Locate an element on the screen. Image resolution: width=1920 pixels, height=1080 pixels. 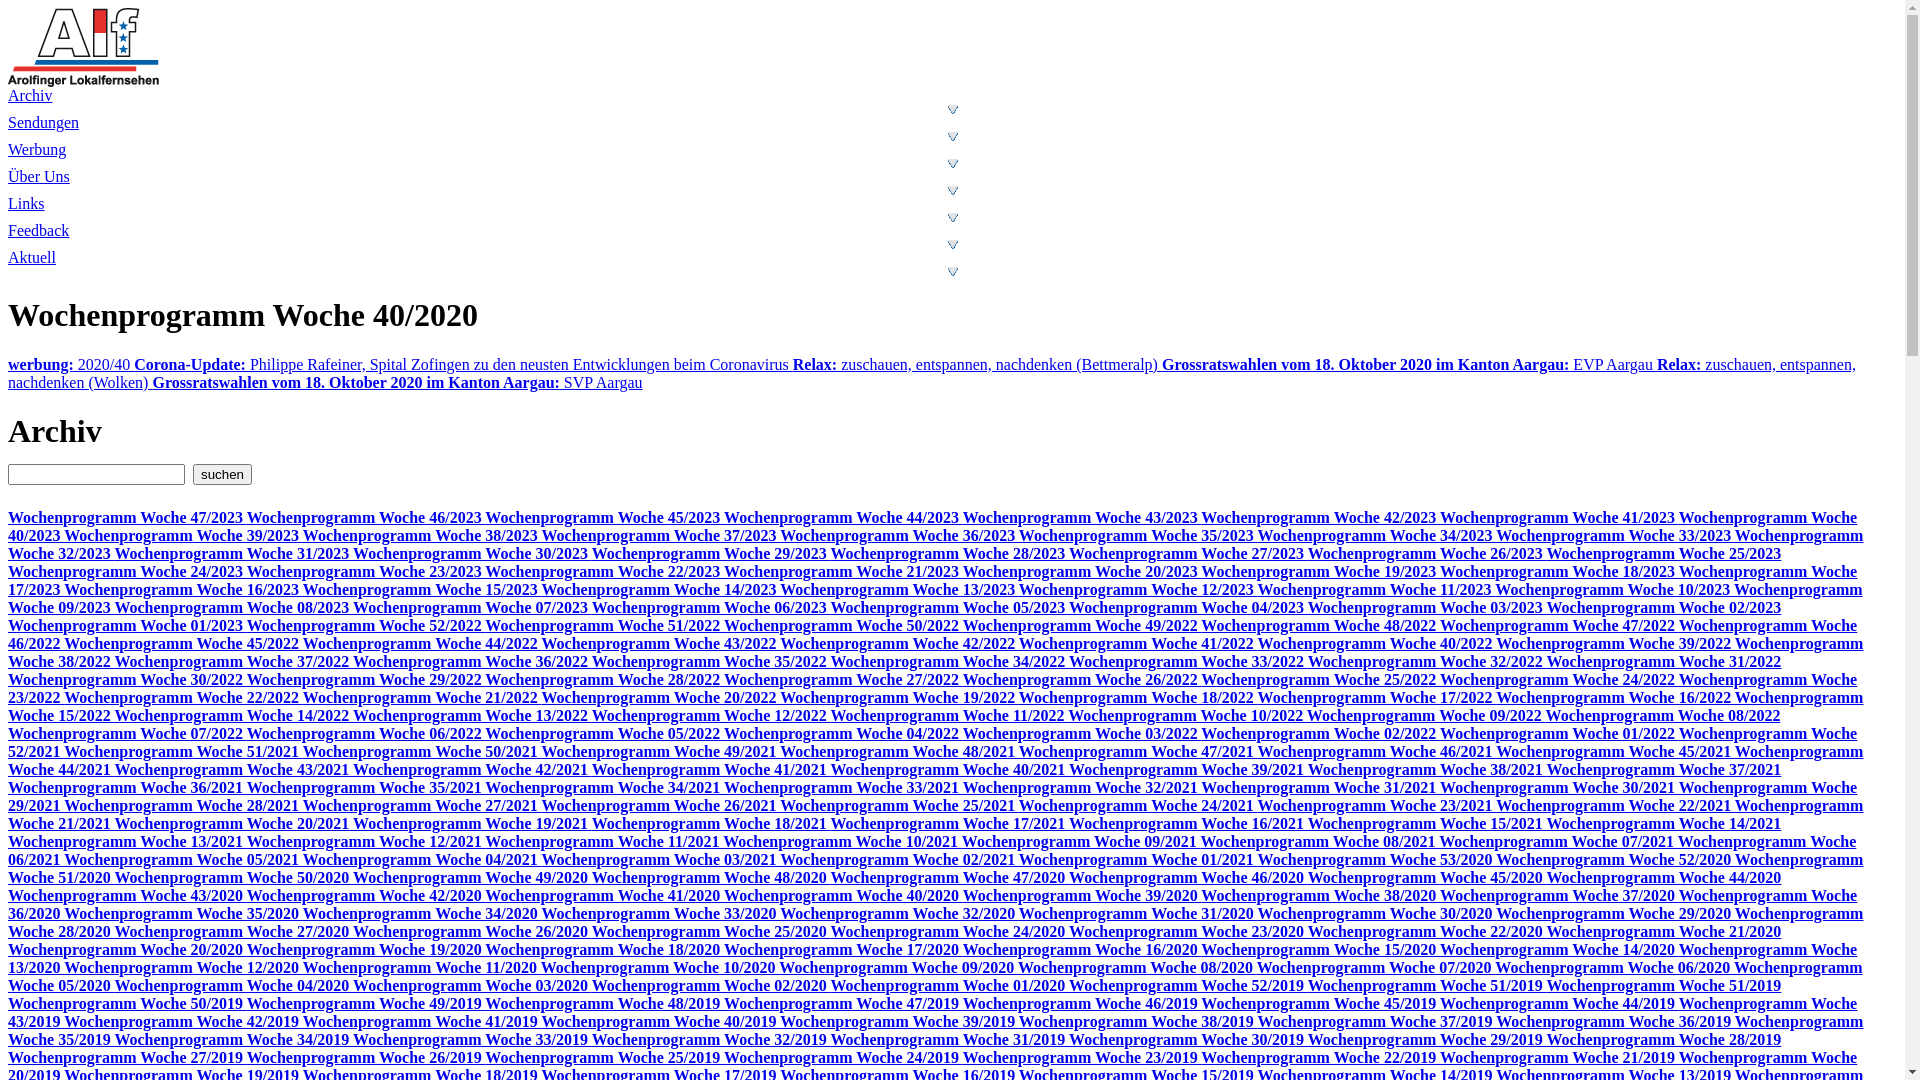
'Wochenprogramm Woche 19/2020' is located at coordinates (366, 948).